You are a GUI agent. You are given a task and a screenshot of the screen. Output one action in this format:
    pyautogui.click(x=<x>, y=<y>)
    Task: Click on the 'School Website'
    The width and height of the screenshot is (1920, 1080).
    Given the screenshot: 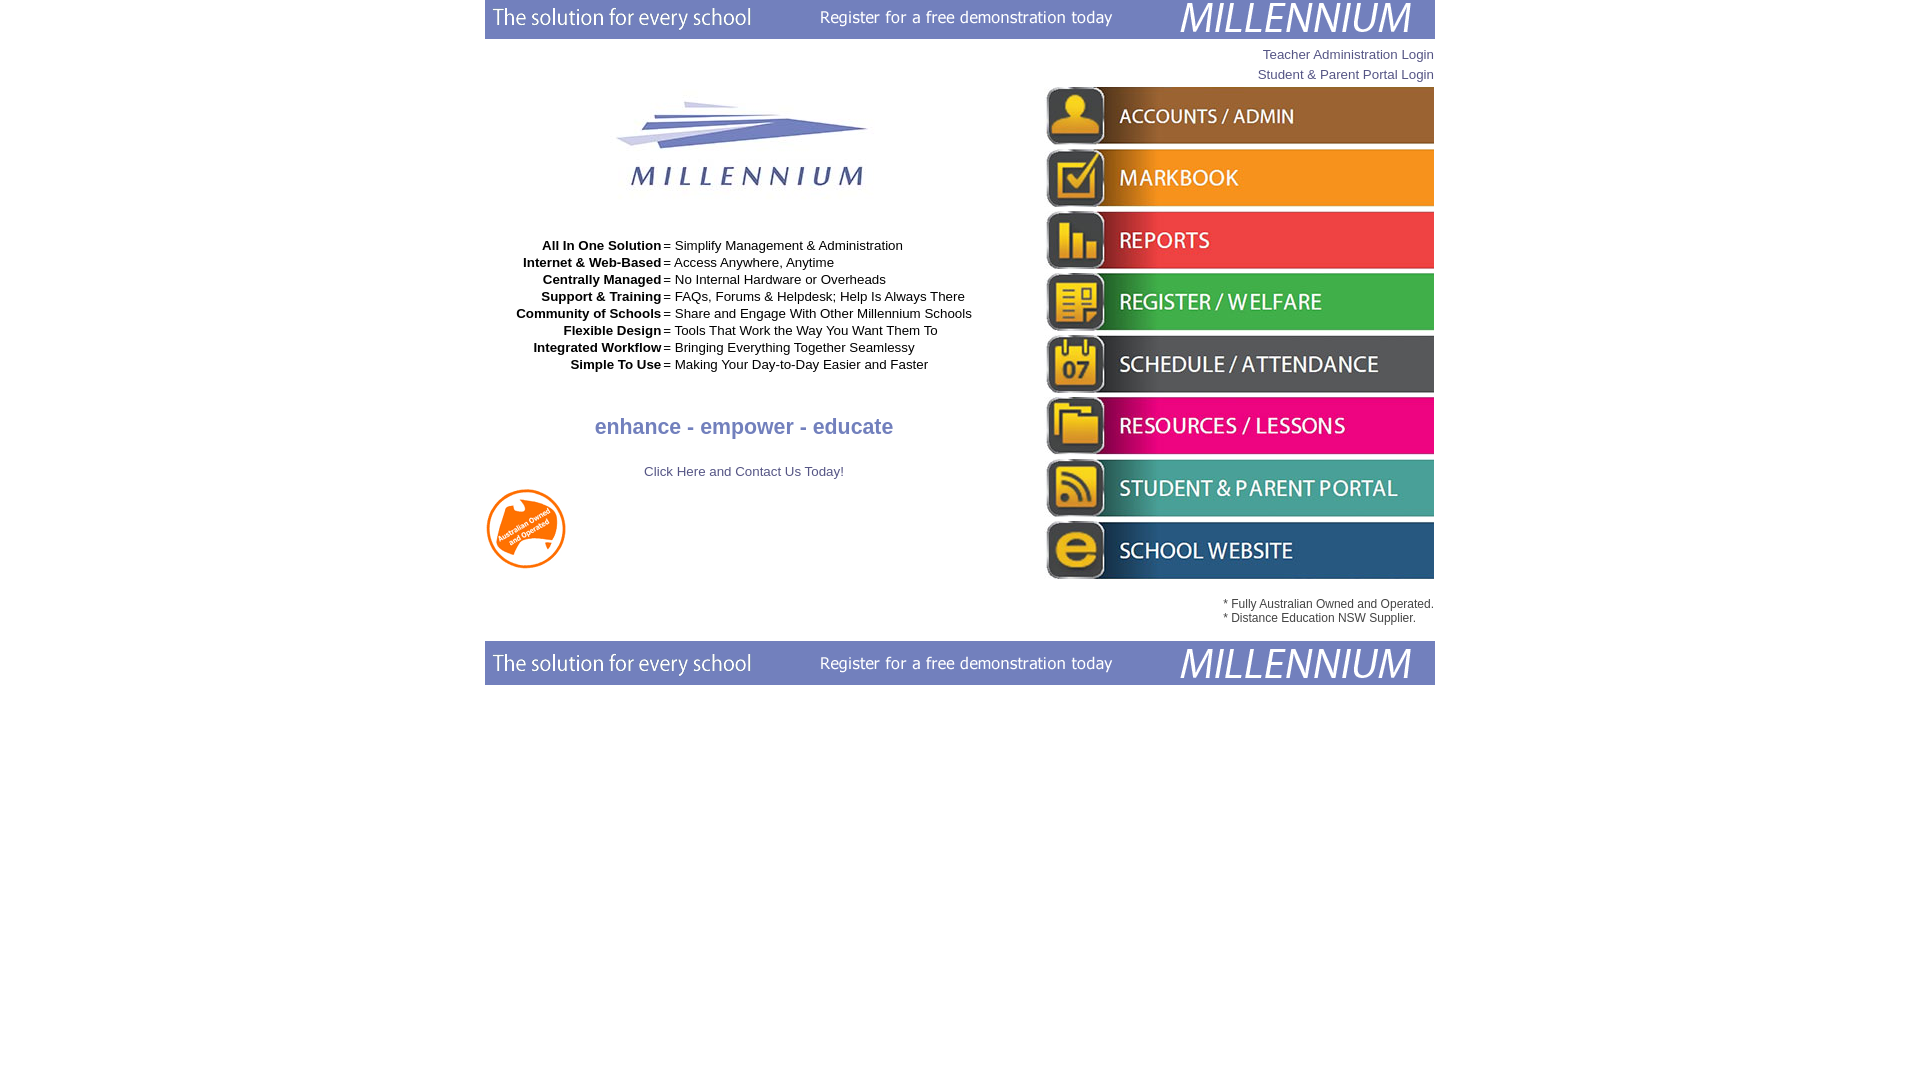 What is the action you would take?
    pyautogui.click(x=1237, y=550)
    